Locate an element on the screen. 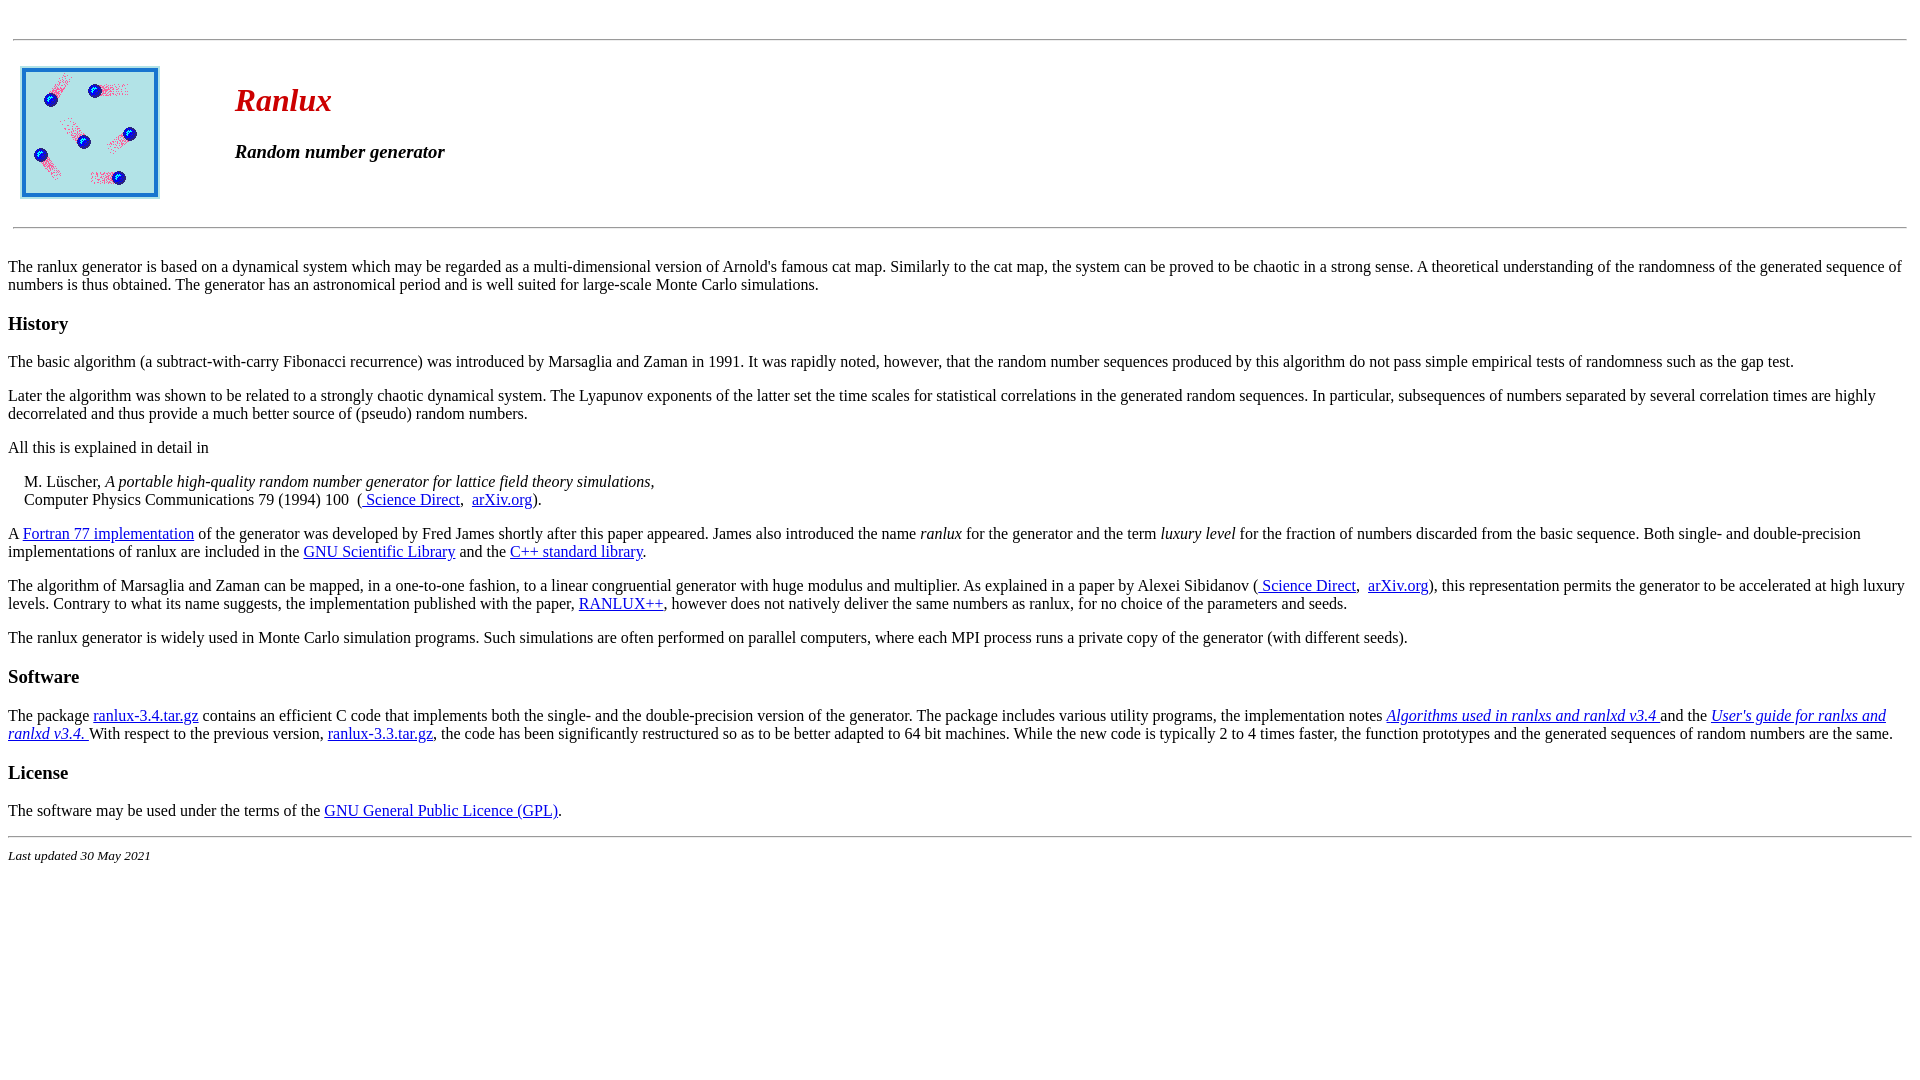 The width and height of the screenshot is (1920, 1080). 'RANLUX++' is located at coordinates (620, 602).